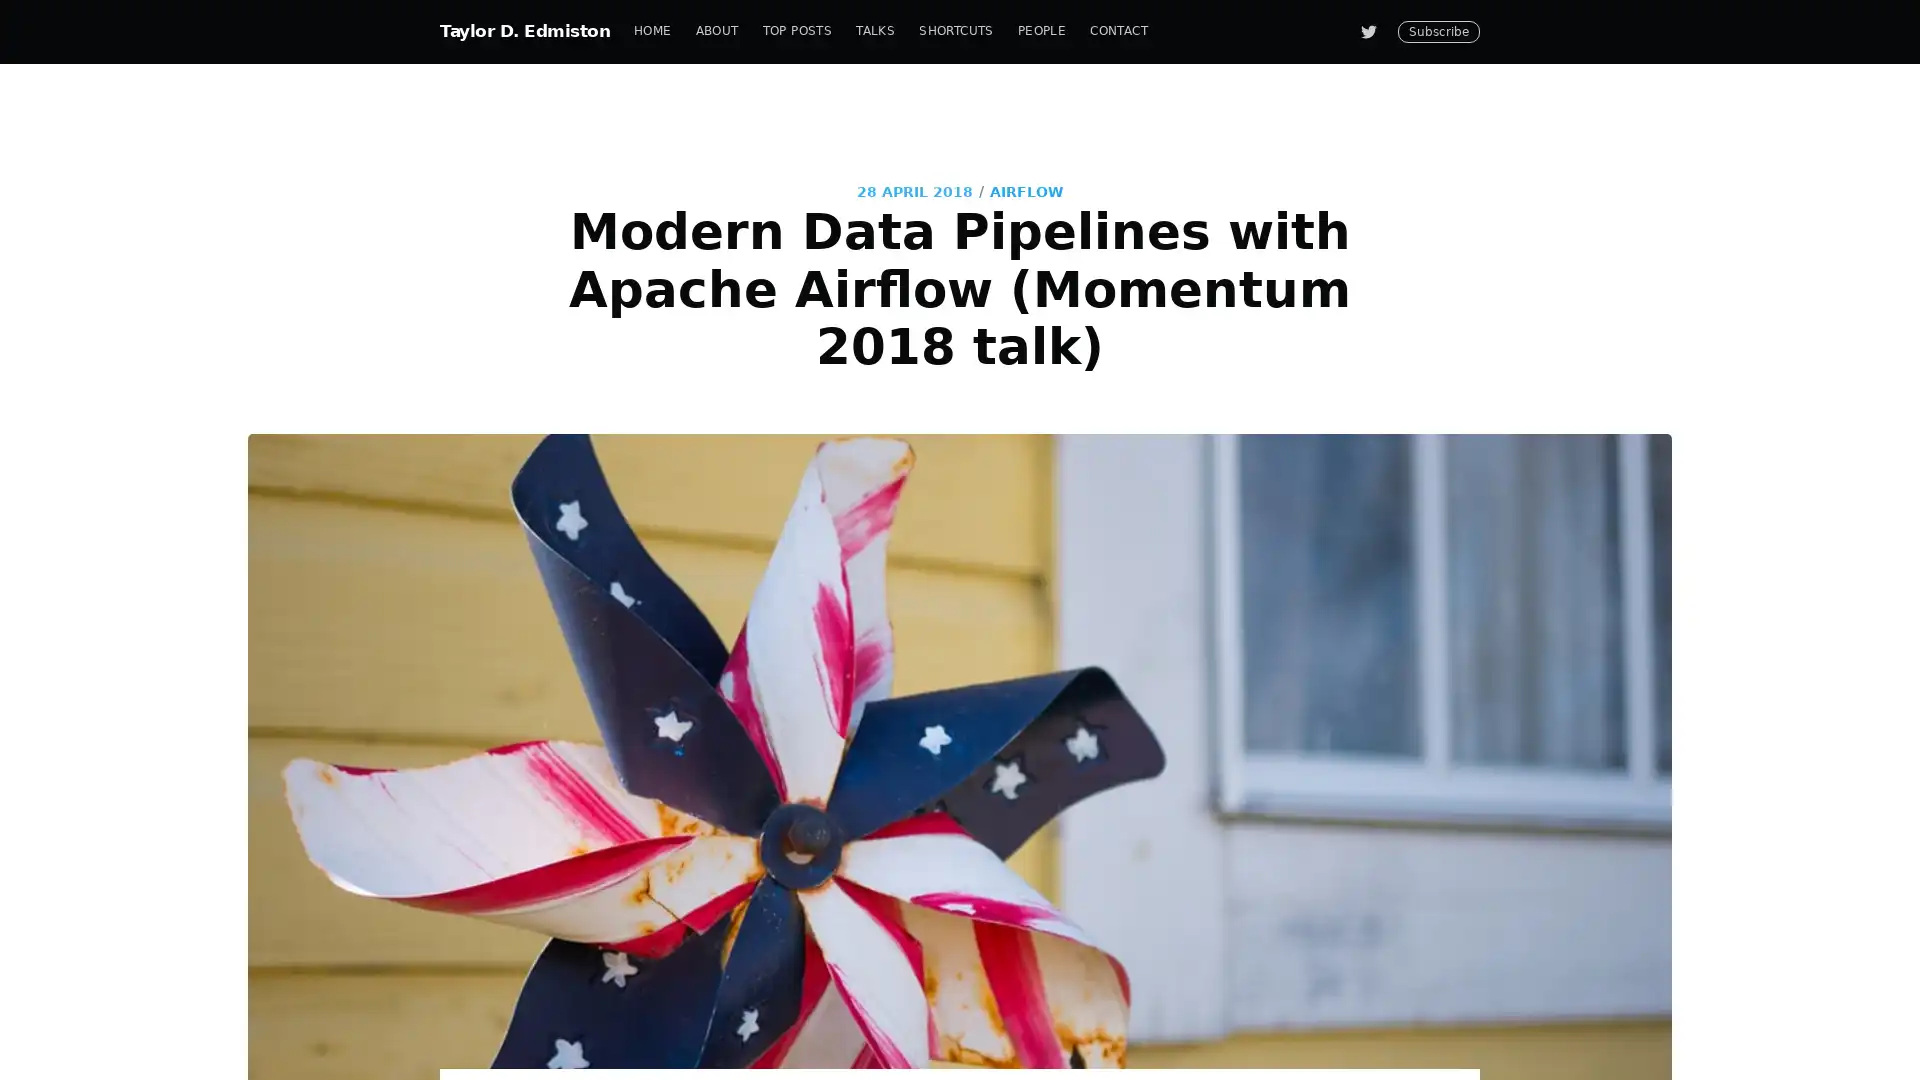  I want to click on Subscribe, so click(1142, 613).